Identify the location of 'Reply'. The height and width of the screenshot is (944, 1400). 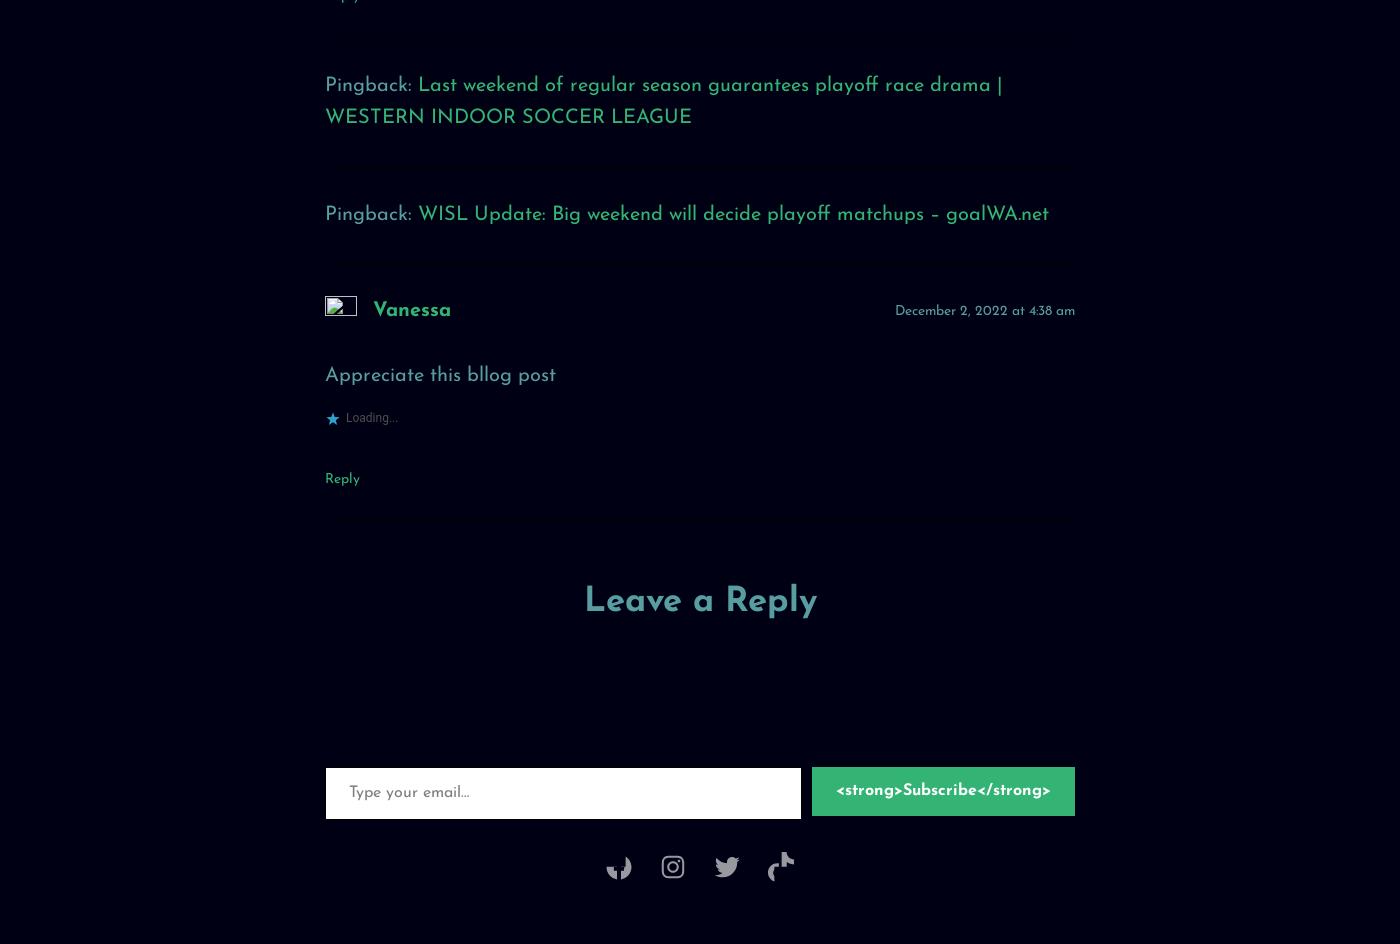
(342, 477).